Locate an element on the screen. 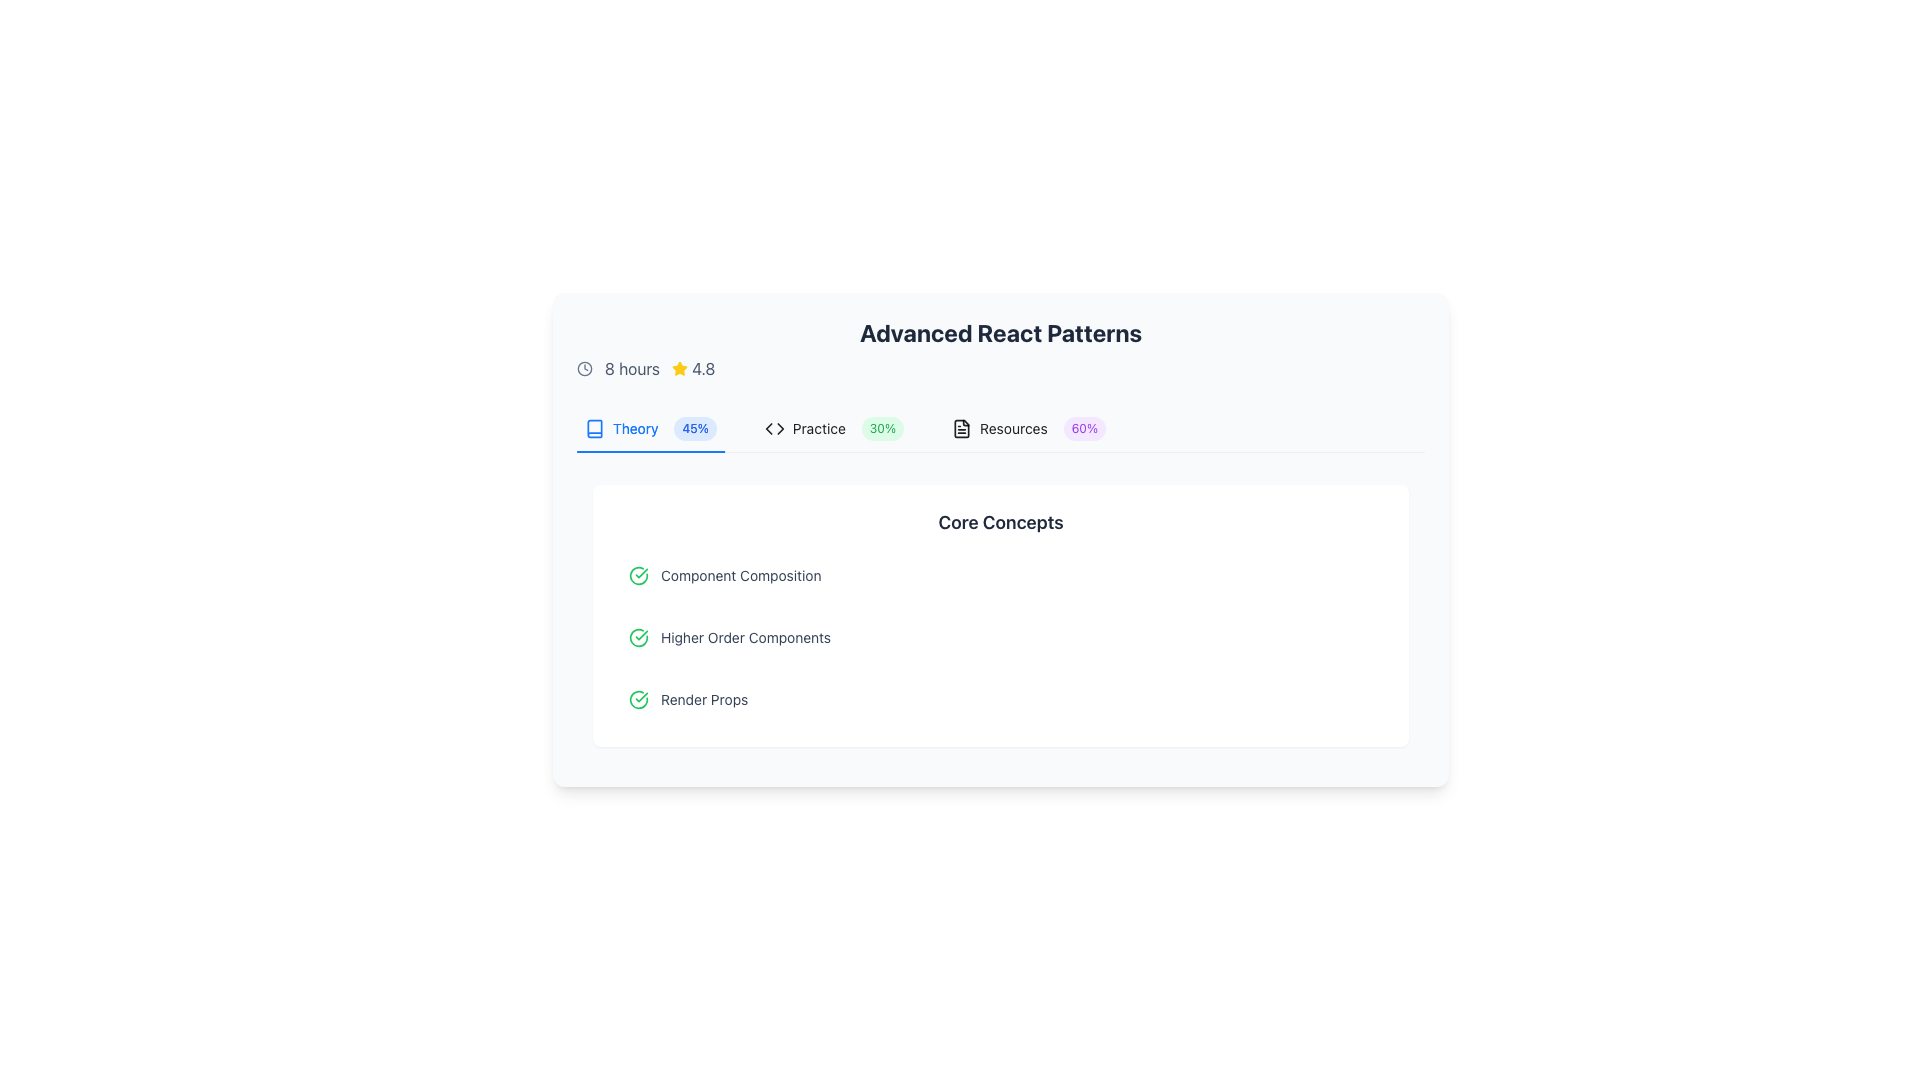 This screenshot has height=1080, width=1920. the 'Resources' icon, which is part of a segmented line of categories including 'Theory', 'Practice', and 'Resources', located to the left of the text label 'Resources' and the completion percentage '60%.' is located at coordinates (962, 427).